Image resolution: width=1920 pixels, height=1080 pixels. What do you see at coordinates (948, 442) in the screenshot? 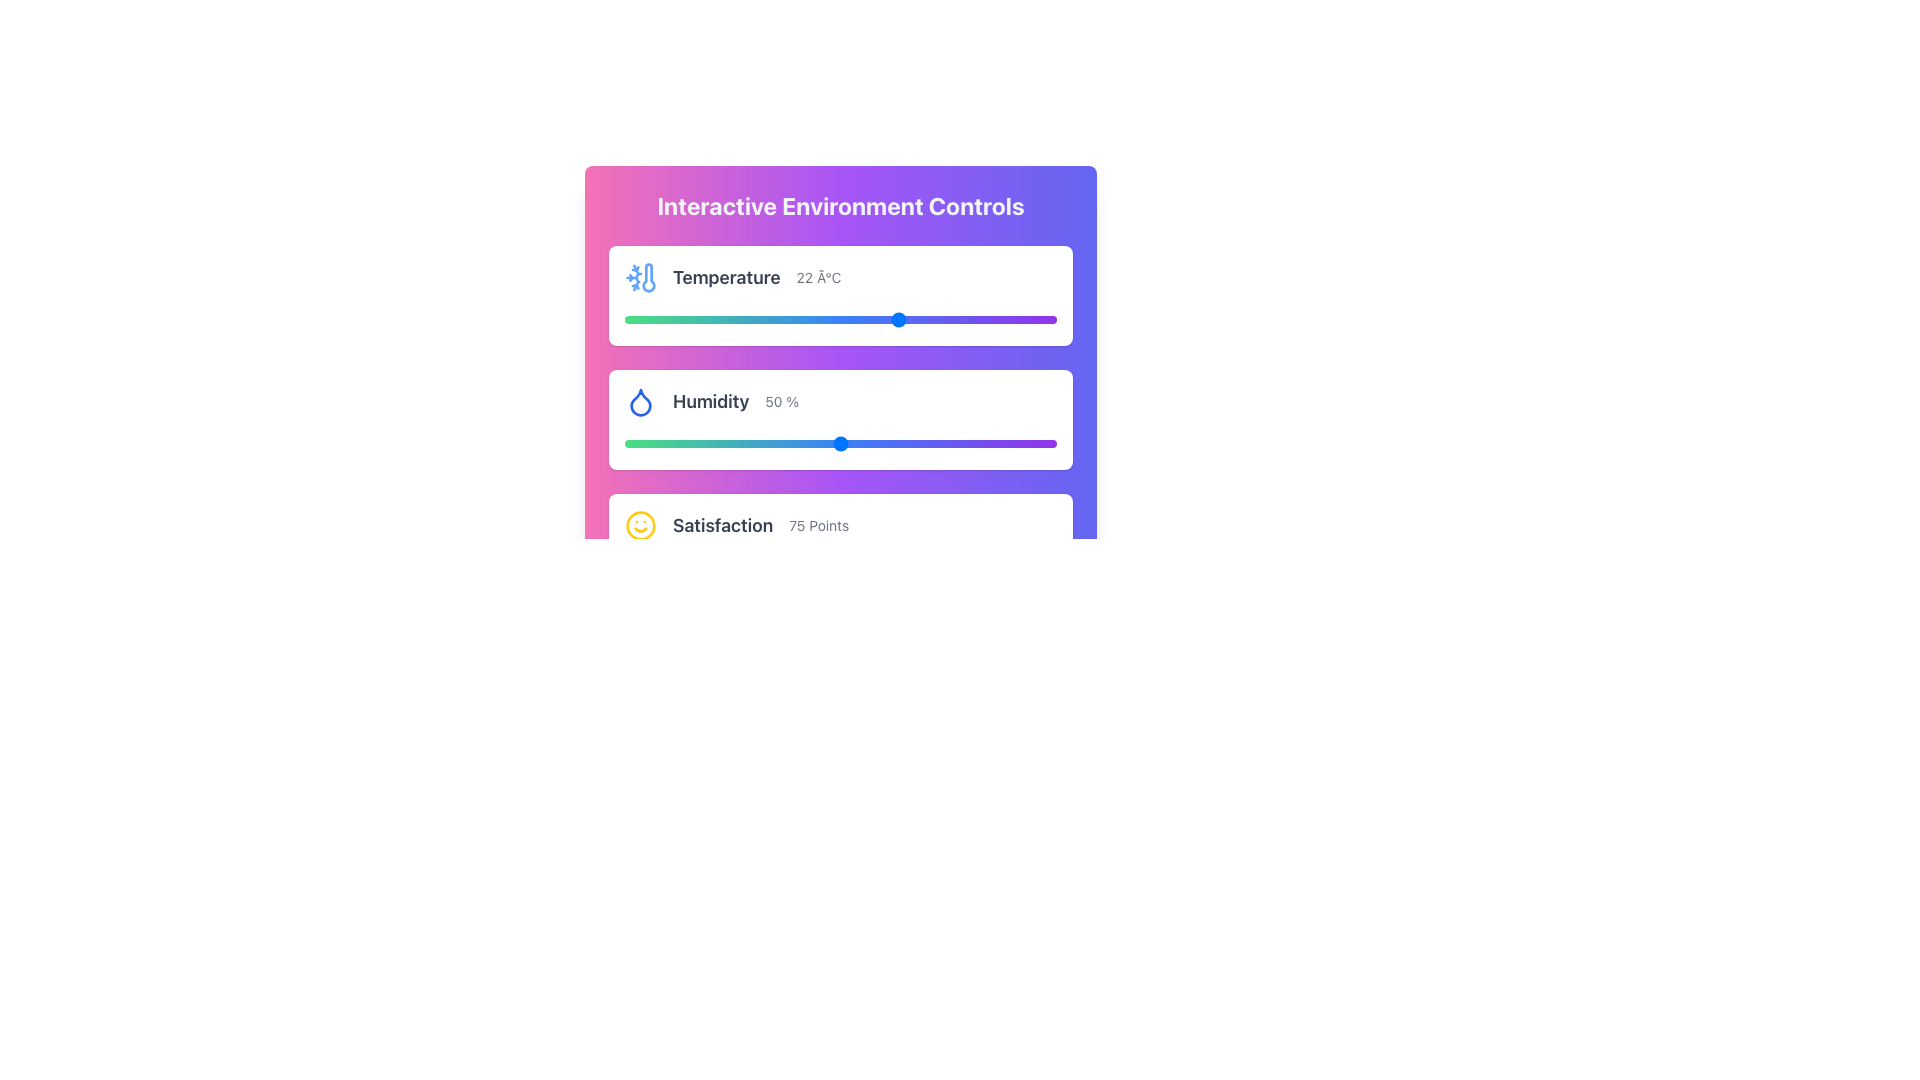
I see `humidity` at bounding box center [948, 442].